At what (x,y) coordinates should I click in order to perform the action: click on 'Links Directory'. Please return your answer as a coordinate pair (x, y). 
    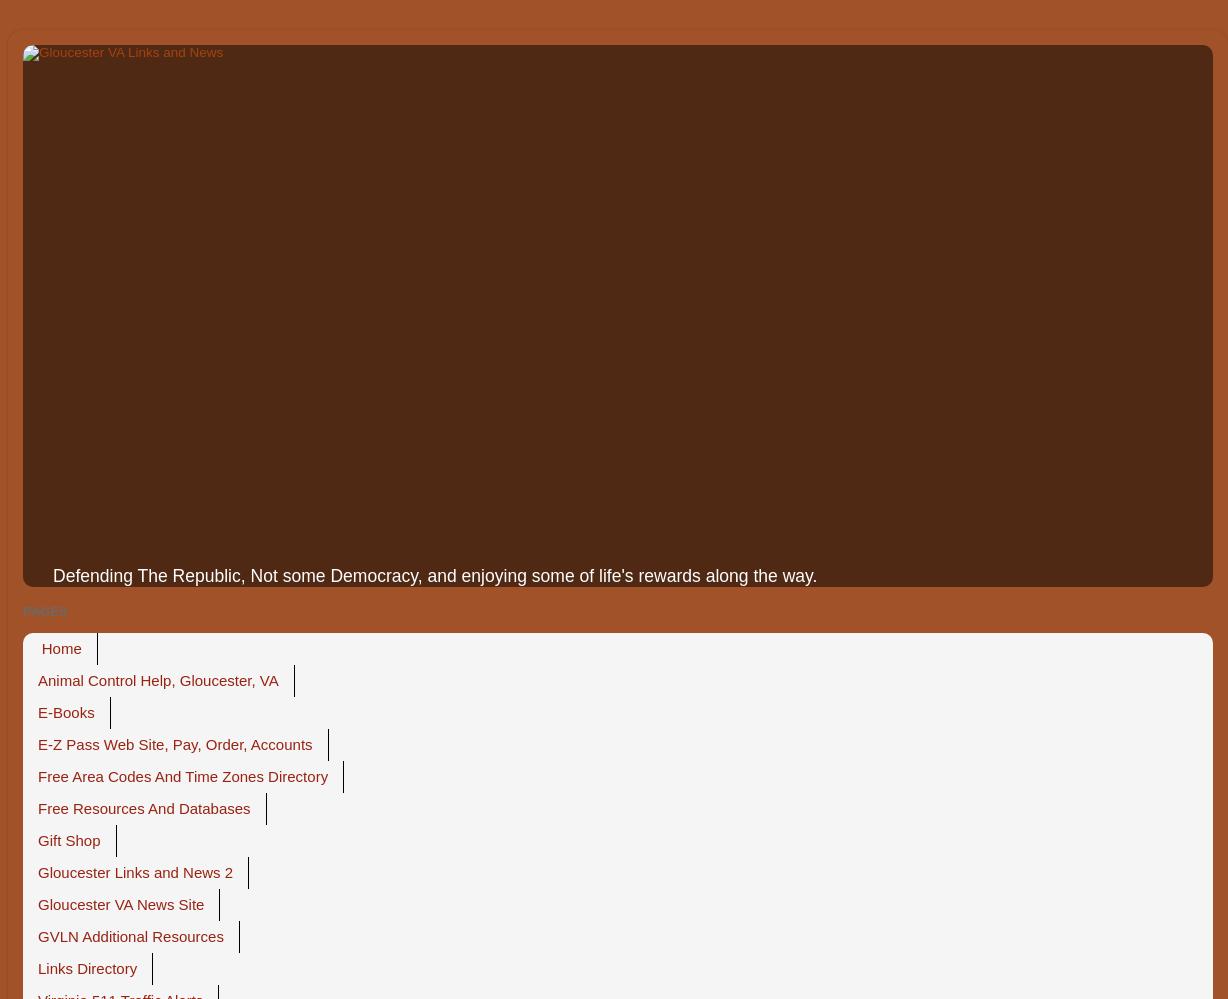
    Looking at the image, I should click on (87, 967).